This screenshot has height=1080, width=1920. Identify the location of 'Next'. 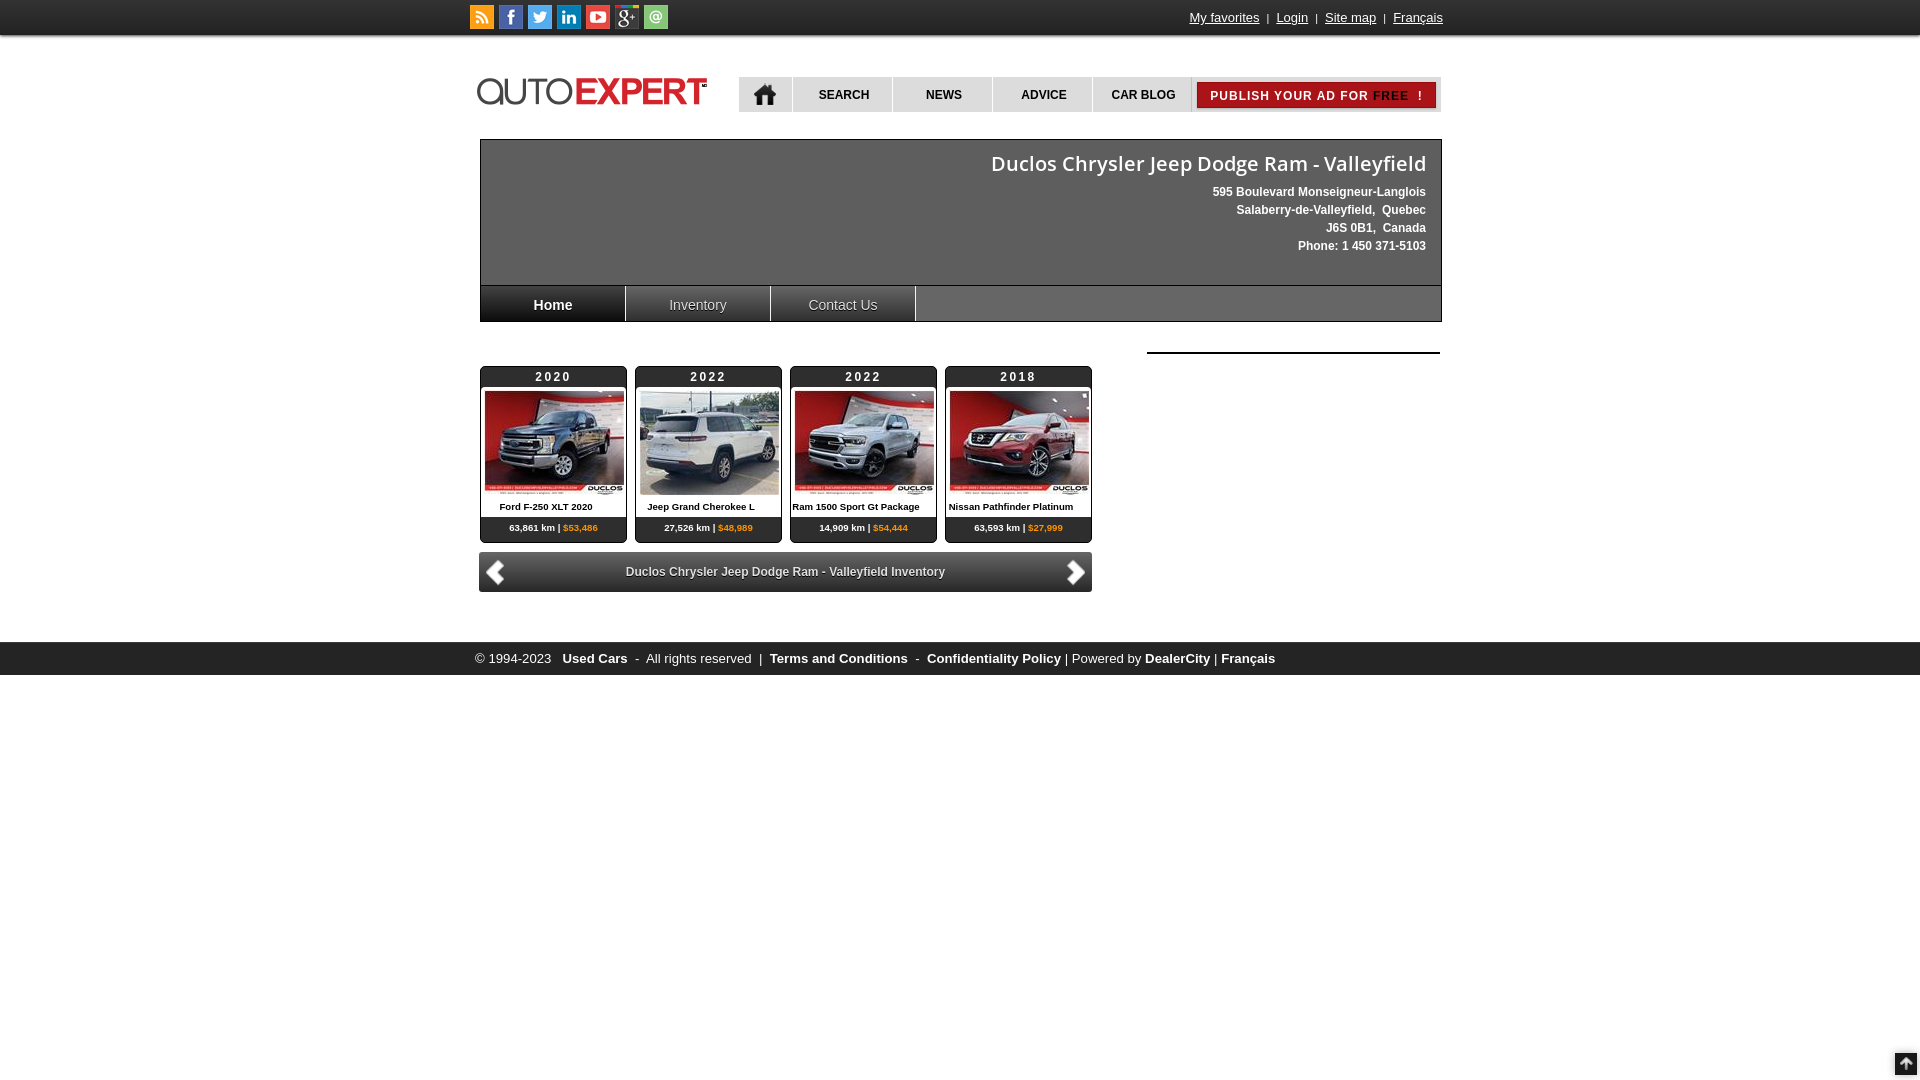
(1065, 570).